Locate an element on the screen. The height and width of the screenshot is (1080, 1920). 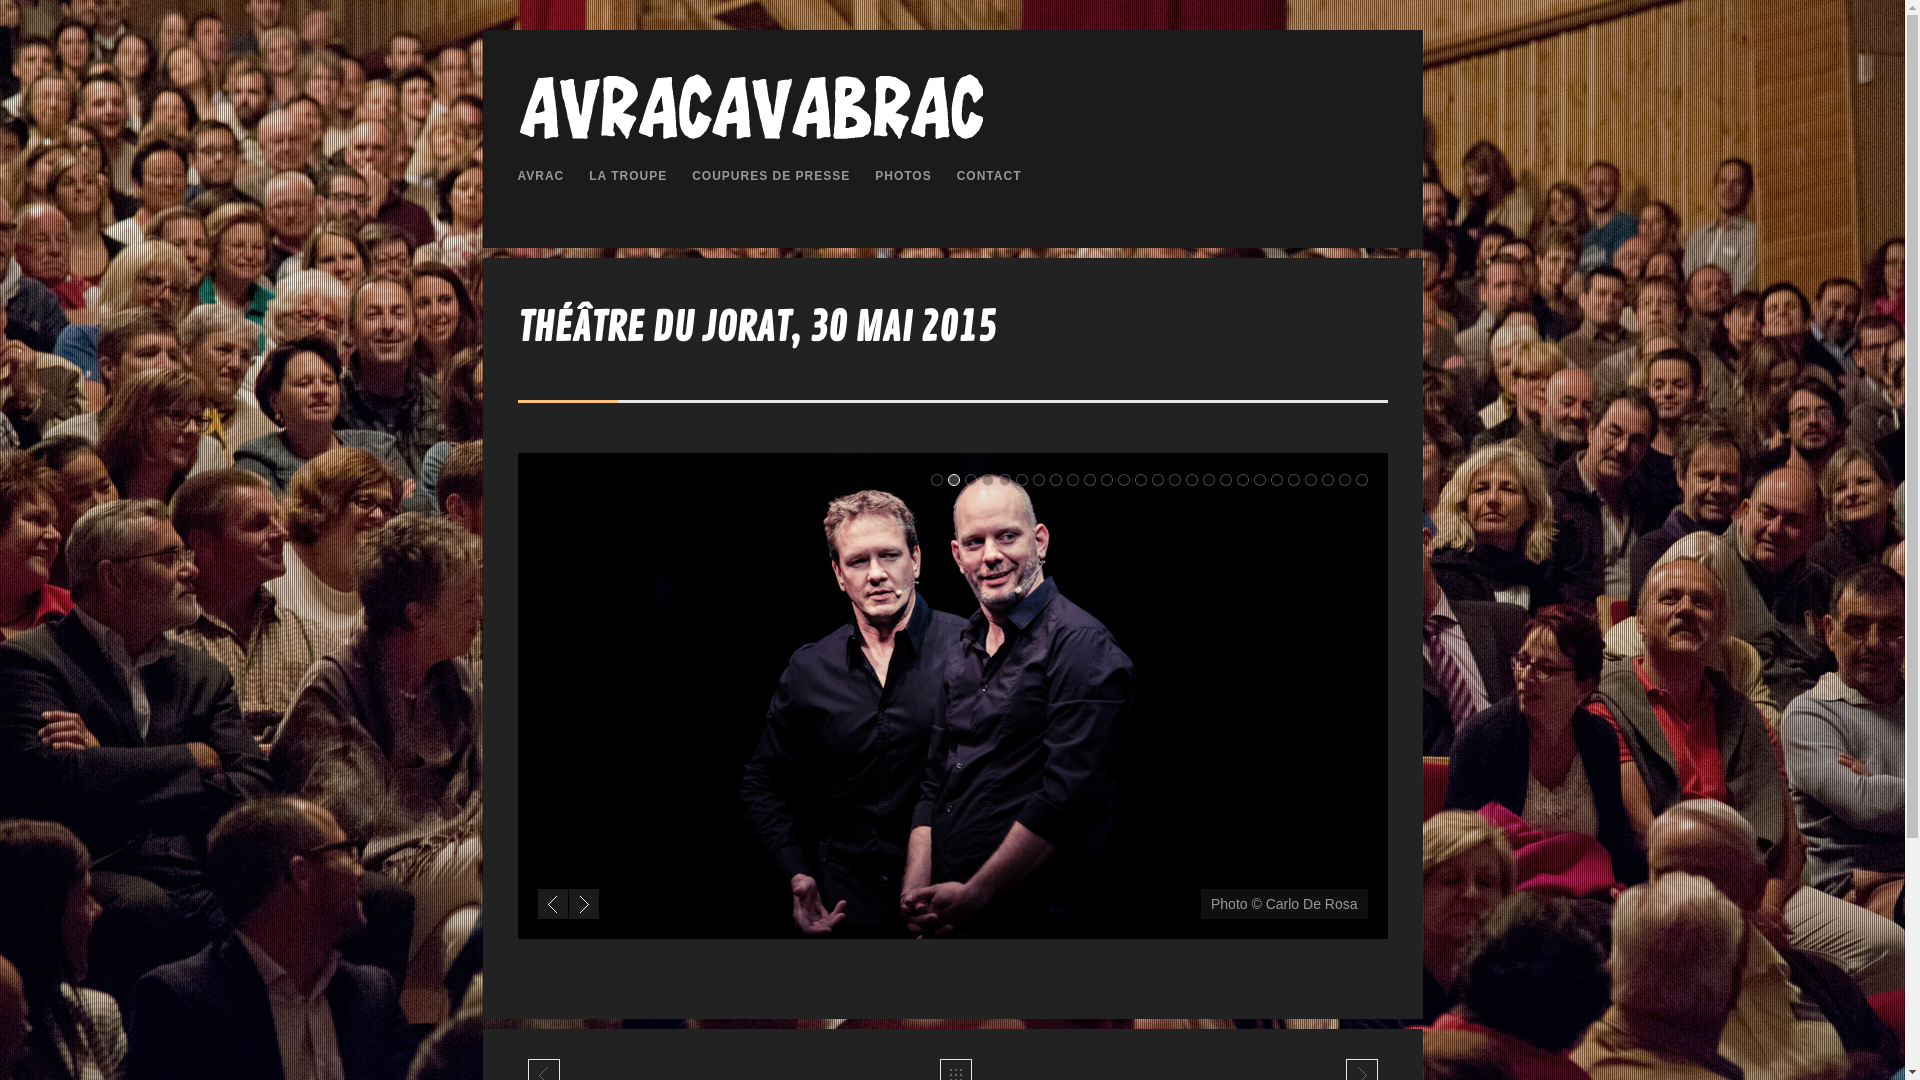
'LA TROUPE' is located at coordinates (627, 176).